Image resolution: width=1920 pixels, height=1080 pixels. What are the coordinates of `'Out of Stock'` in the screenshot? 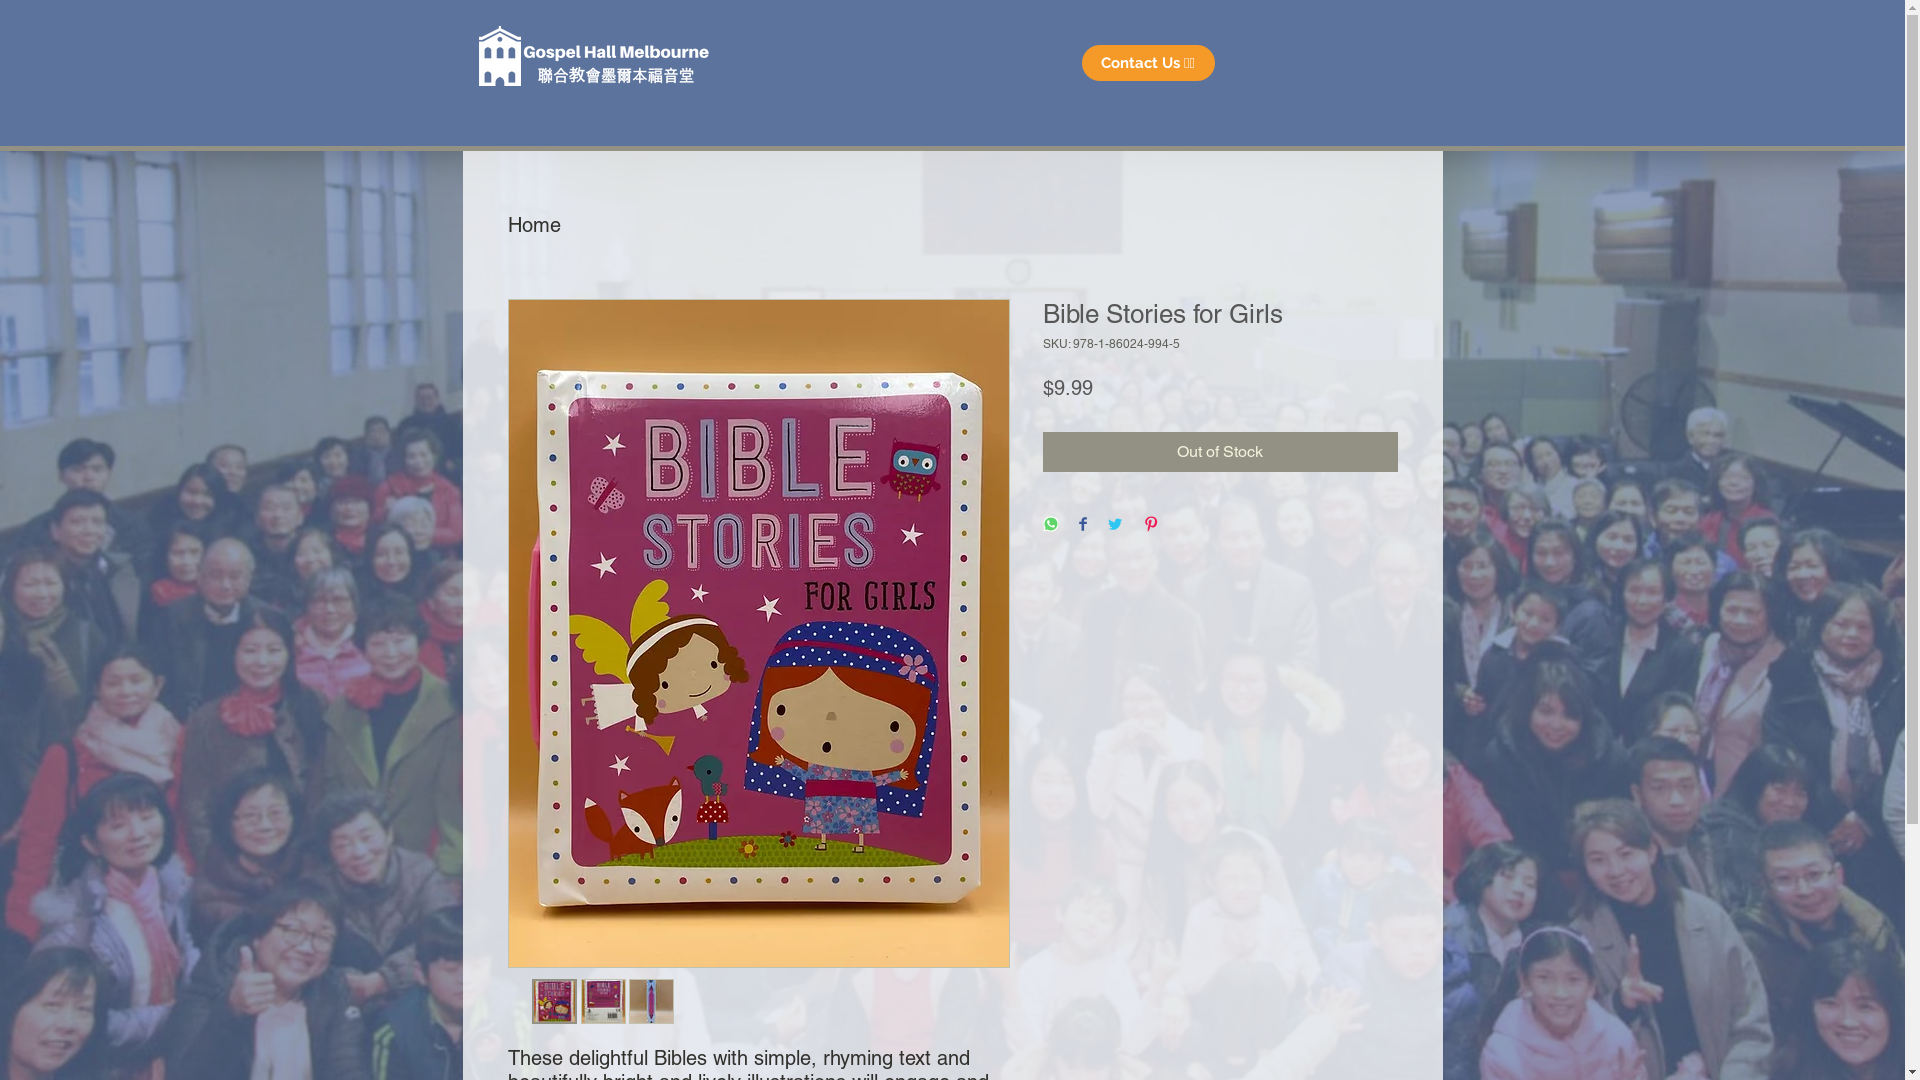 It's located at (1218, 451).